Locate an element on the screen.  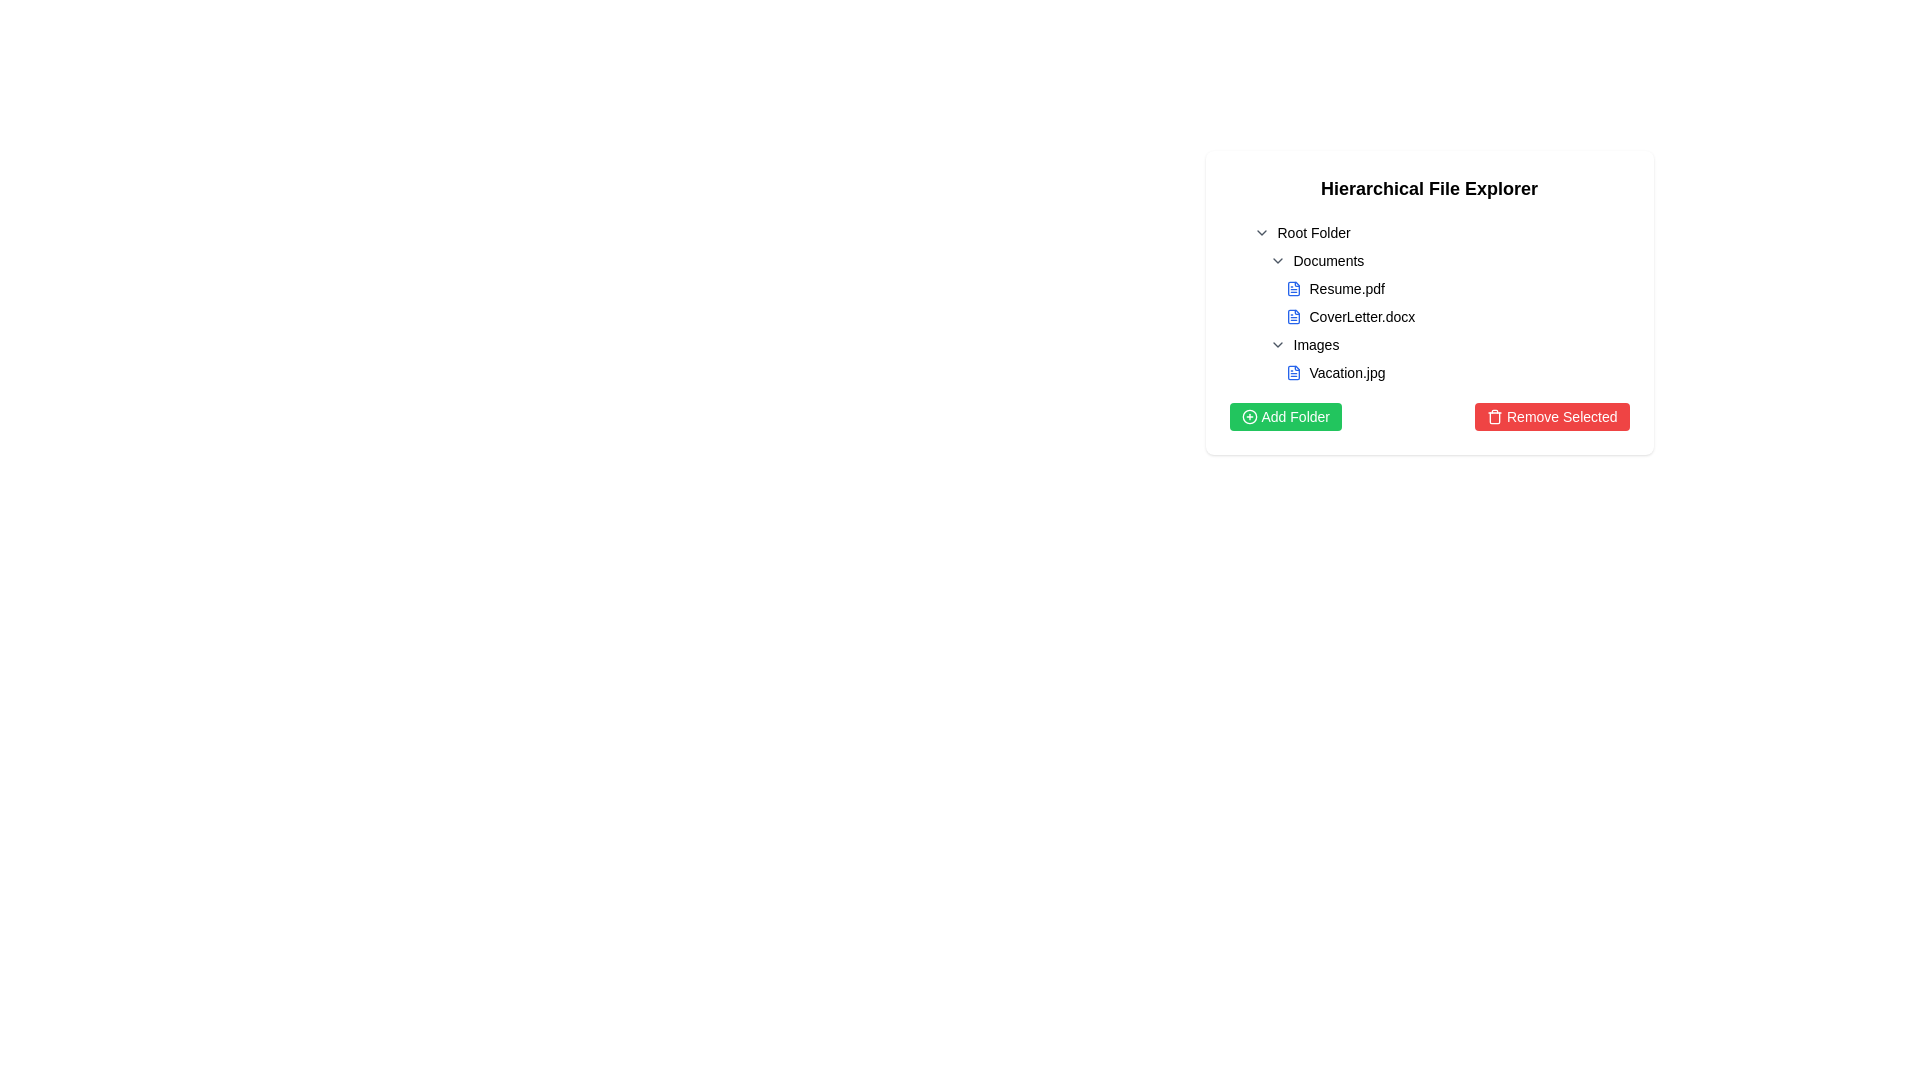
the 'Images' folder text label located under the 'Documents' header in the 'Root Folder' section of the file explorer is located at coordinates (1316, 343).